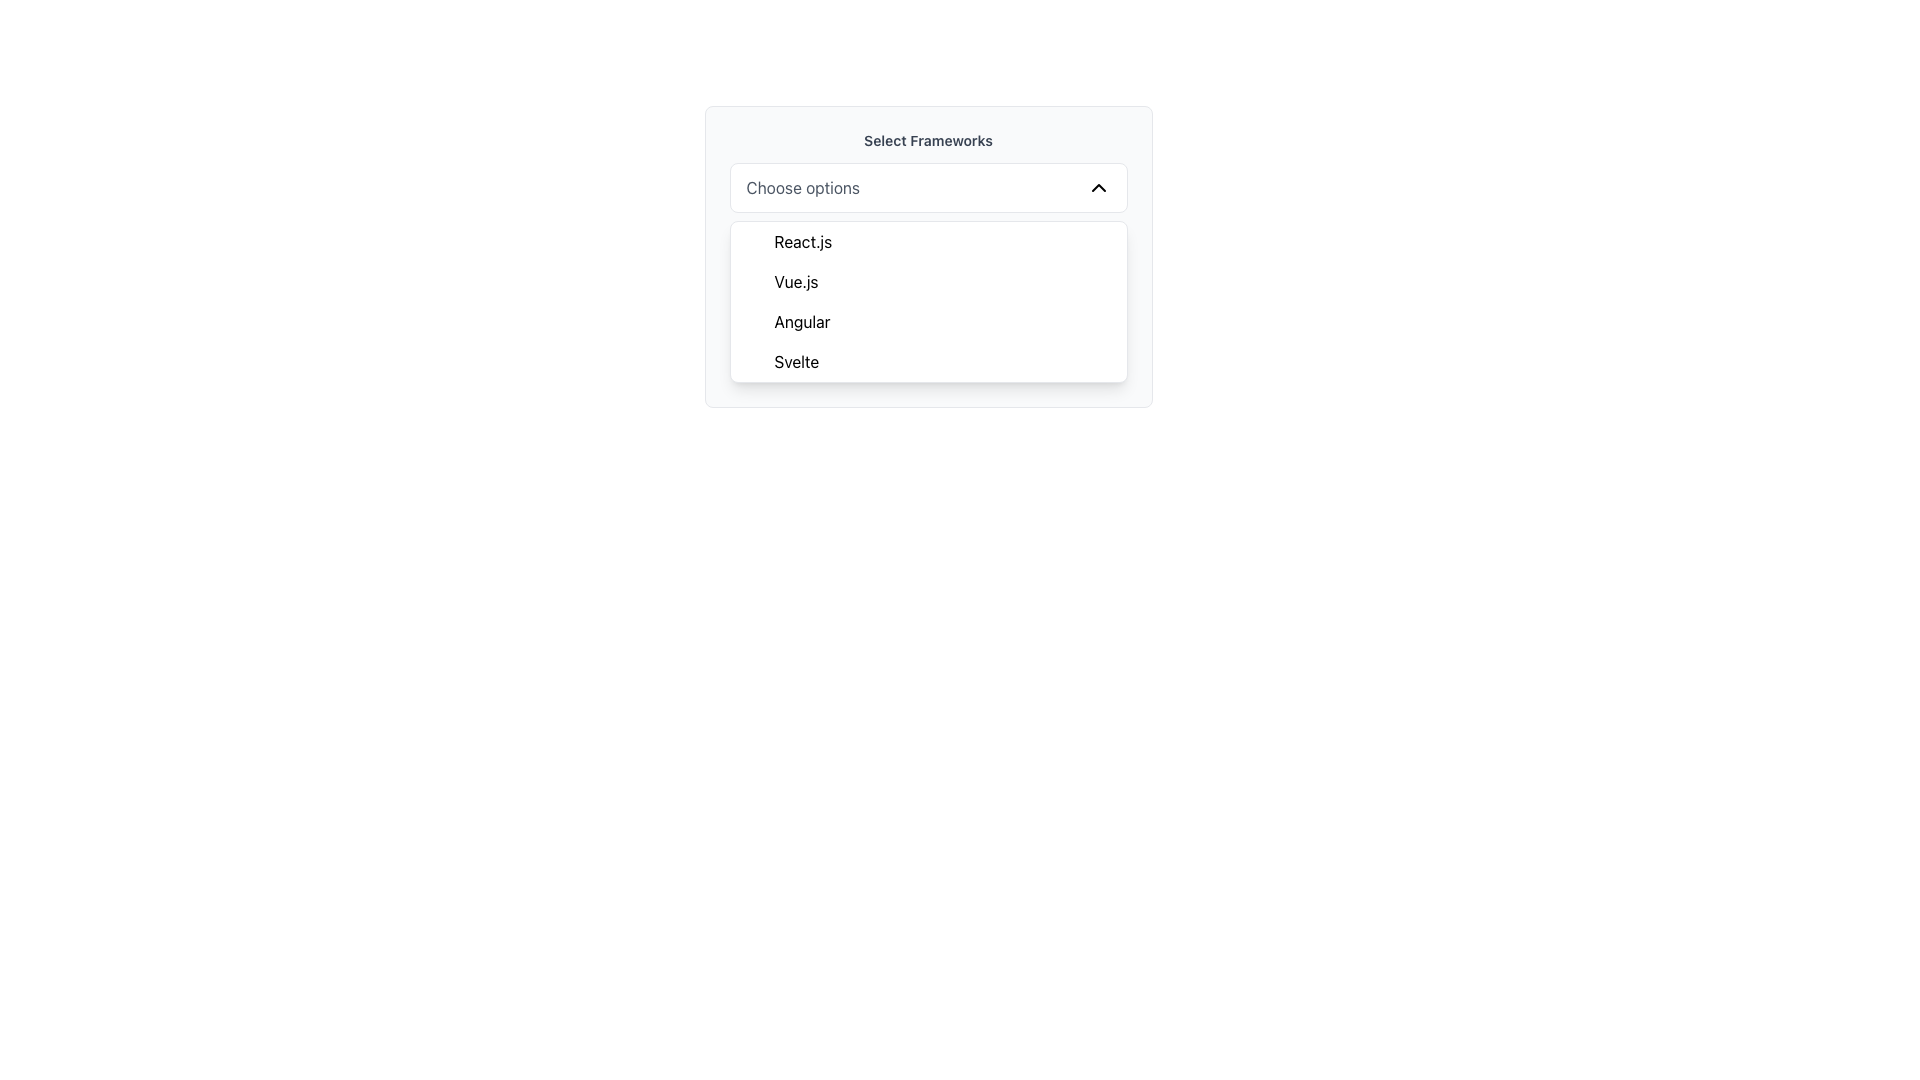 The image size is (1920, 1080). Describe the element at coordinates (927, 188) in the screenshot. I see `the dropdown menu element labeled 'Choose options' located beneath 'Select Frameworks' to interact with it` at that location.